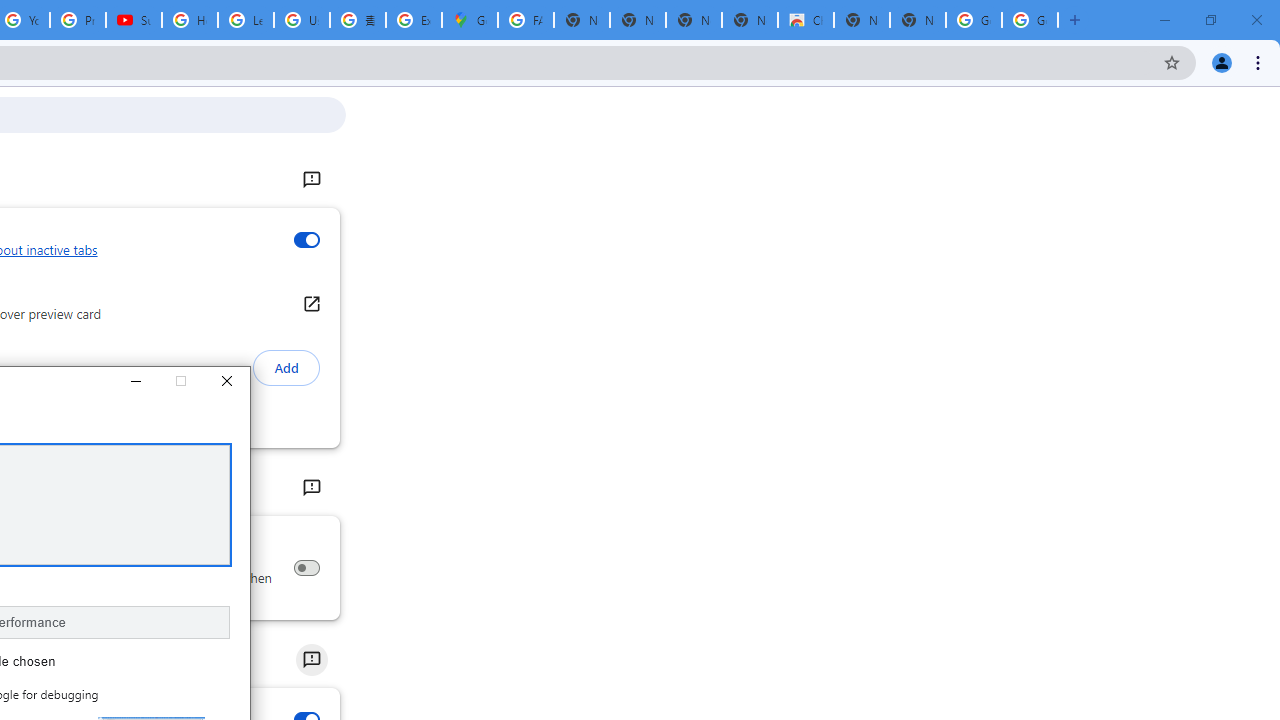 This screenshot has width=1280, height=720. Describe the element at coordinates (305, 568) in the screenshot. I see `'Memory Saver'` at that location.